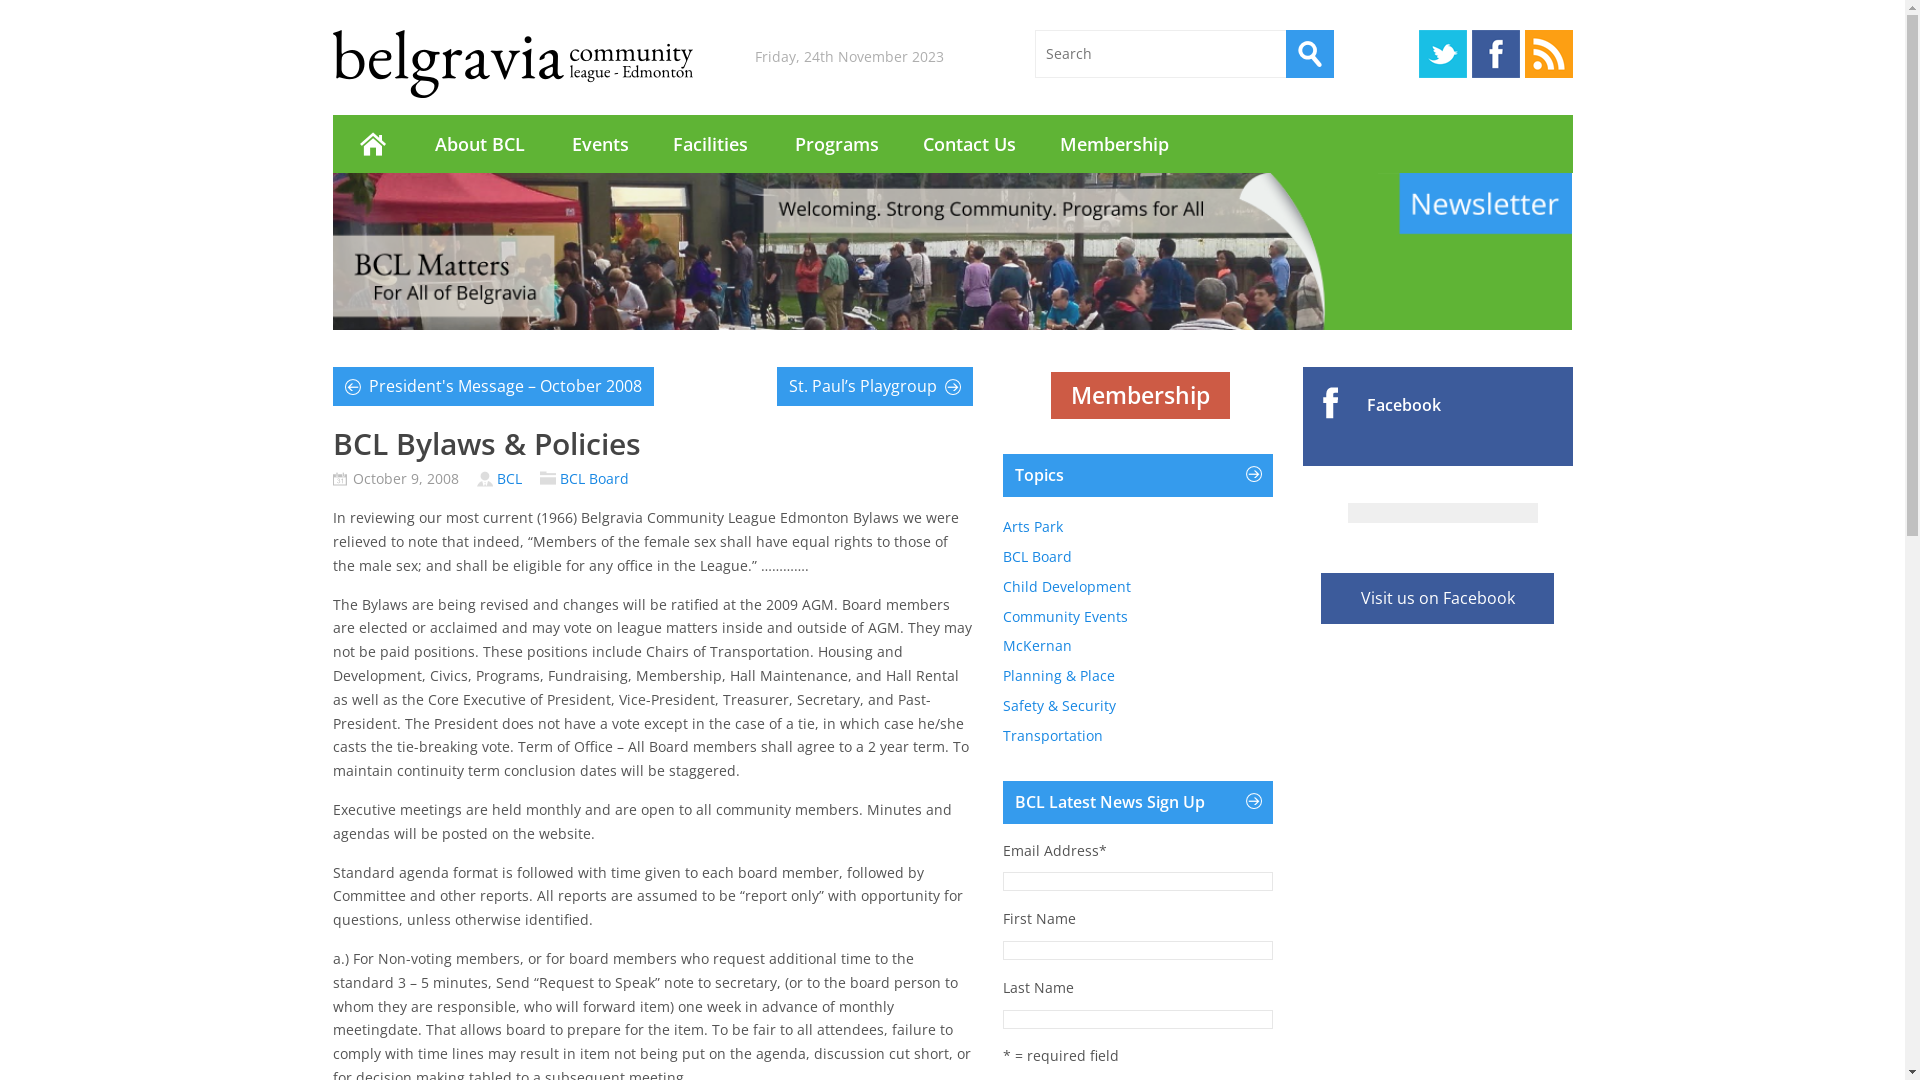 This screenshot has height=1080, width=1920. I want to click on 'Child Development', so click(1064, 585).